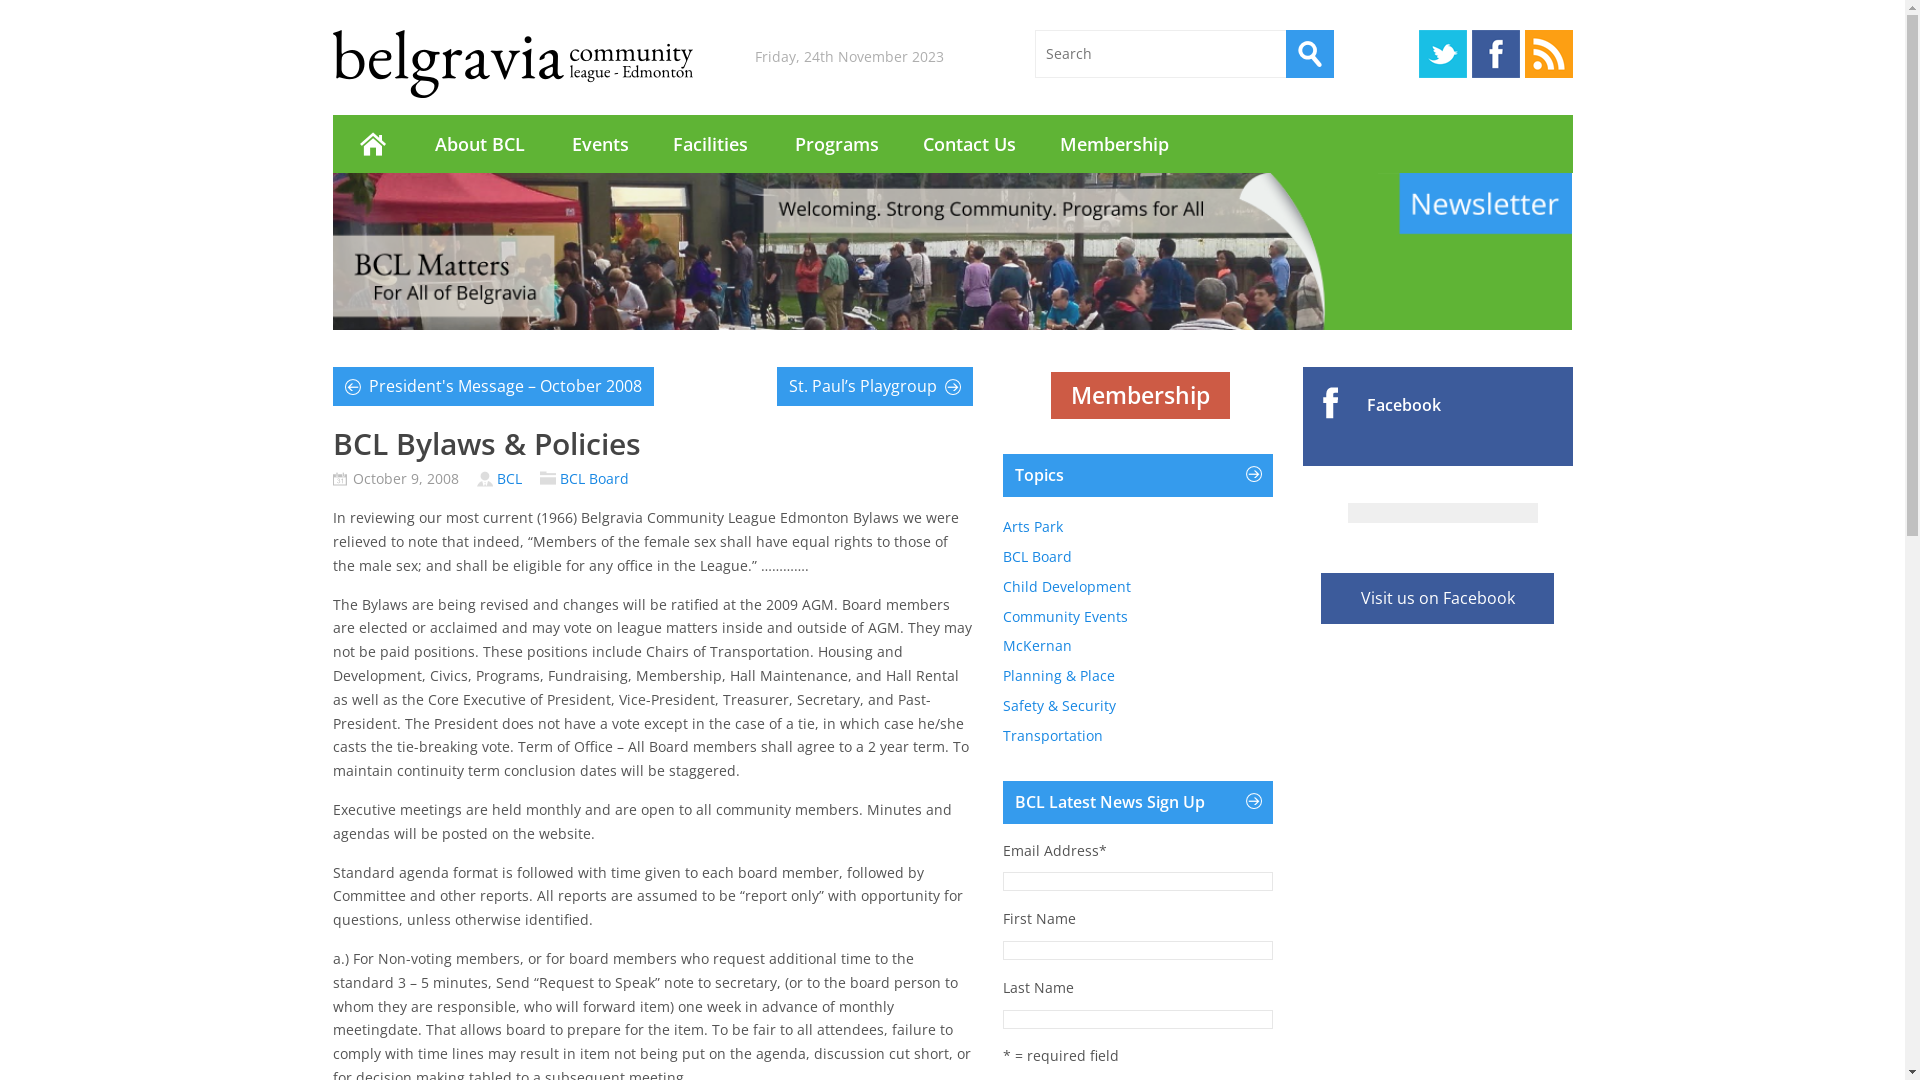 This screenshot has height=1080, width=1920. I want to click on 'Child Development', so click(1064, 585).